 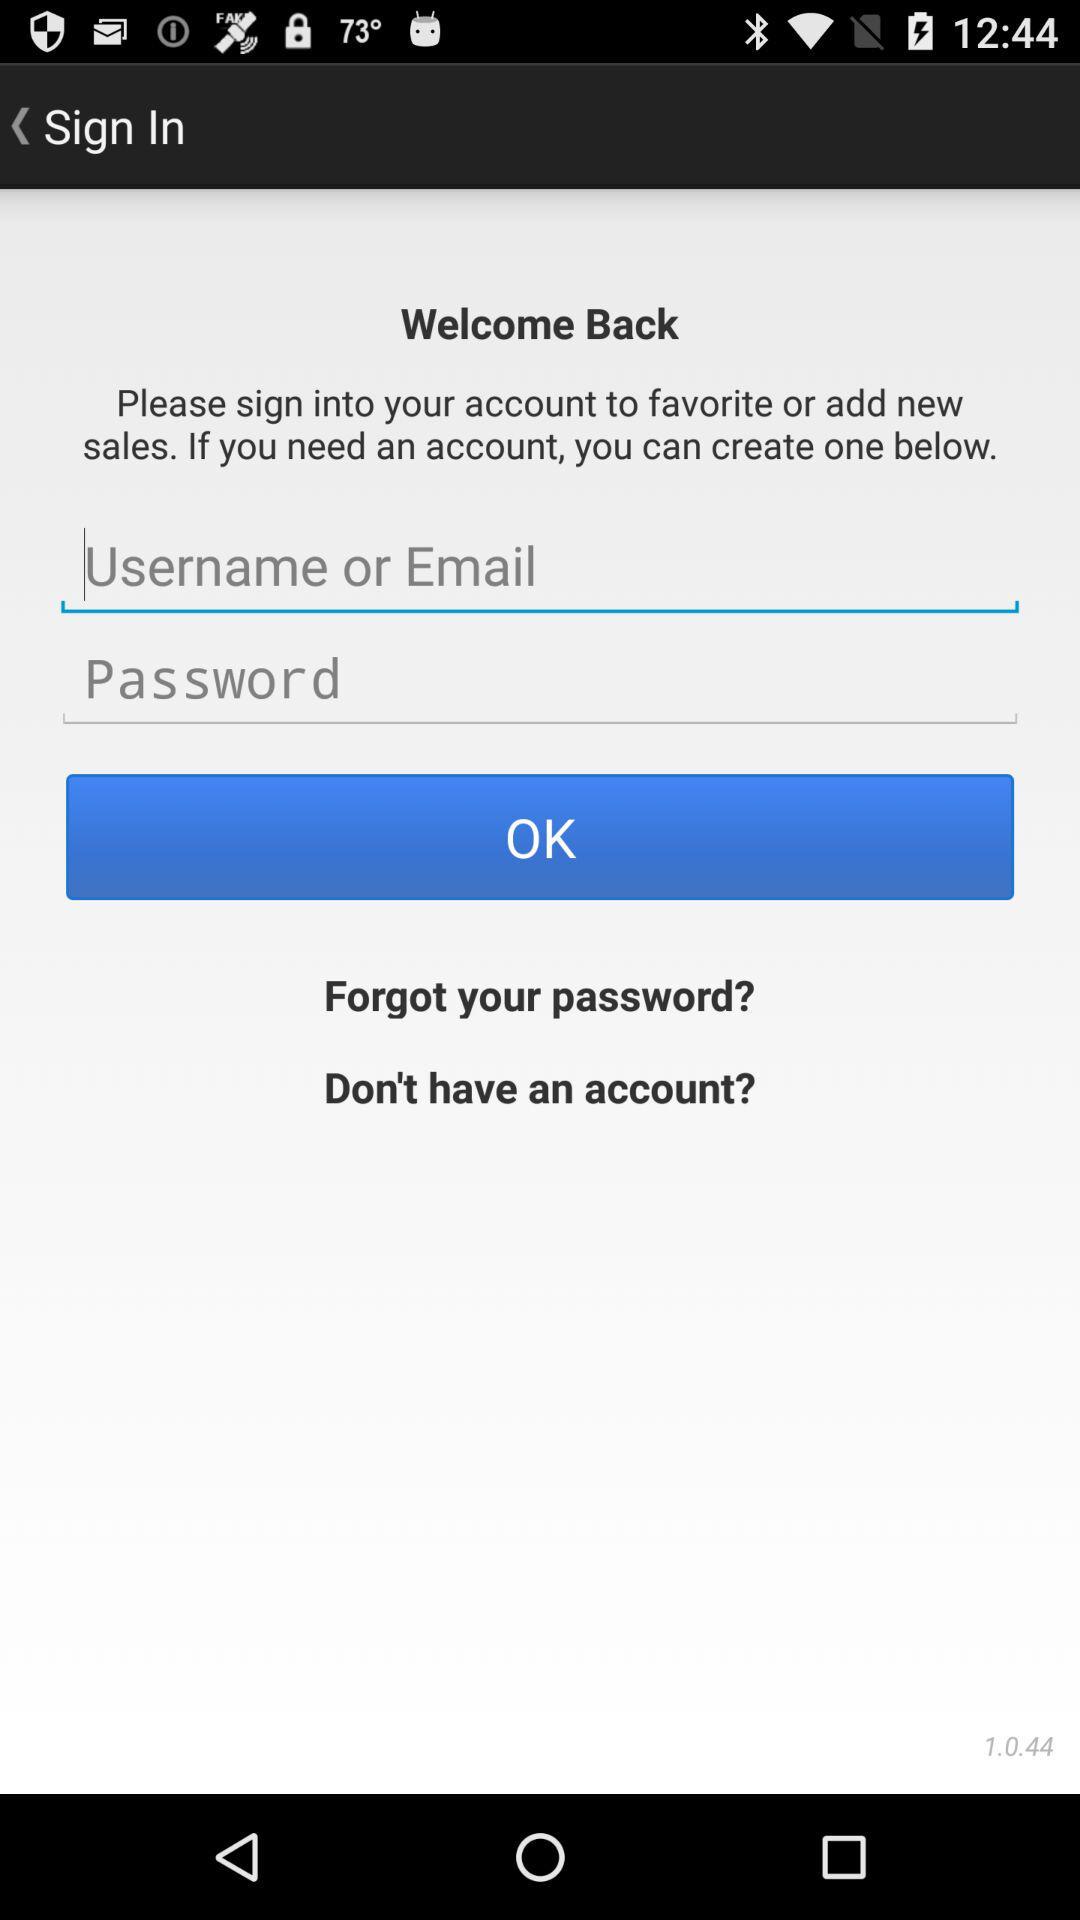 I want to click on email enter bar, so click(x=540, y=564).